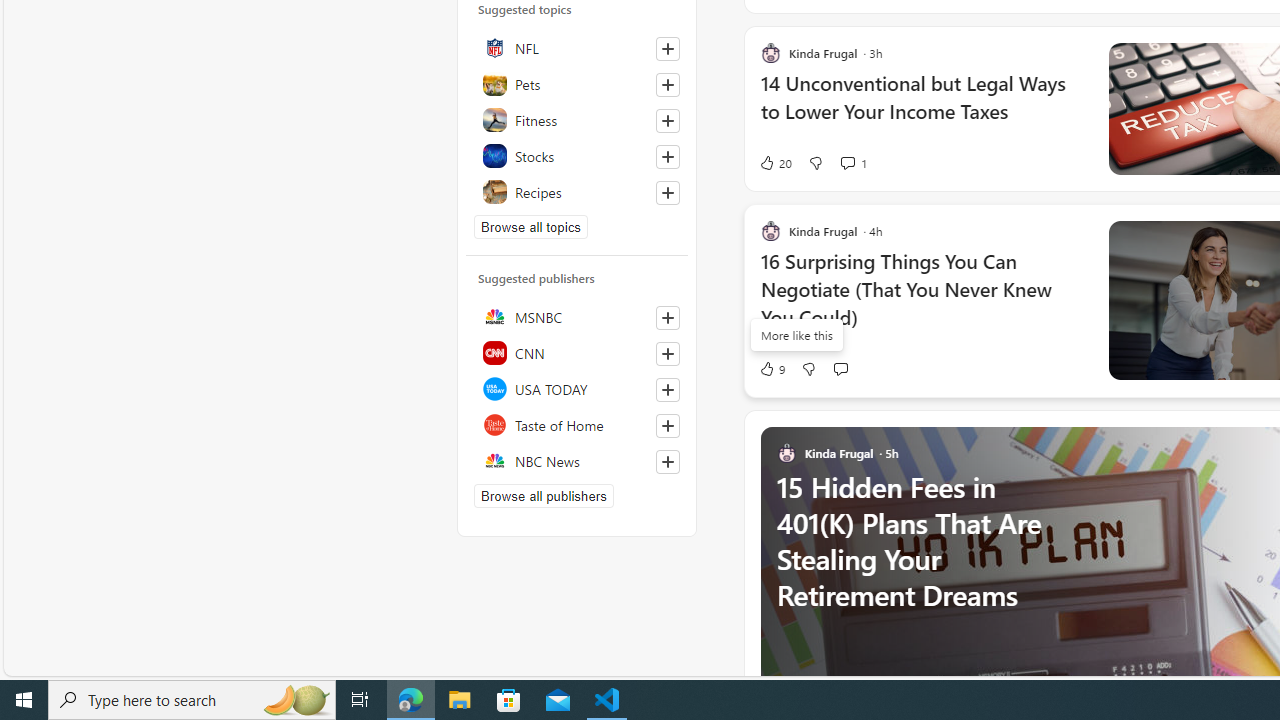  I want to click on 'Stocks', so click(576, 154).